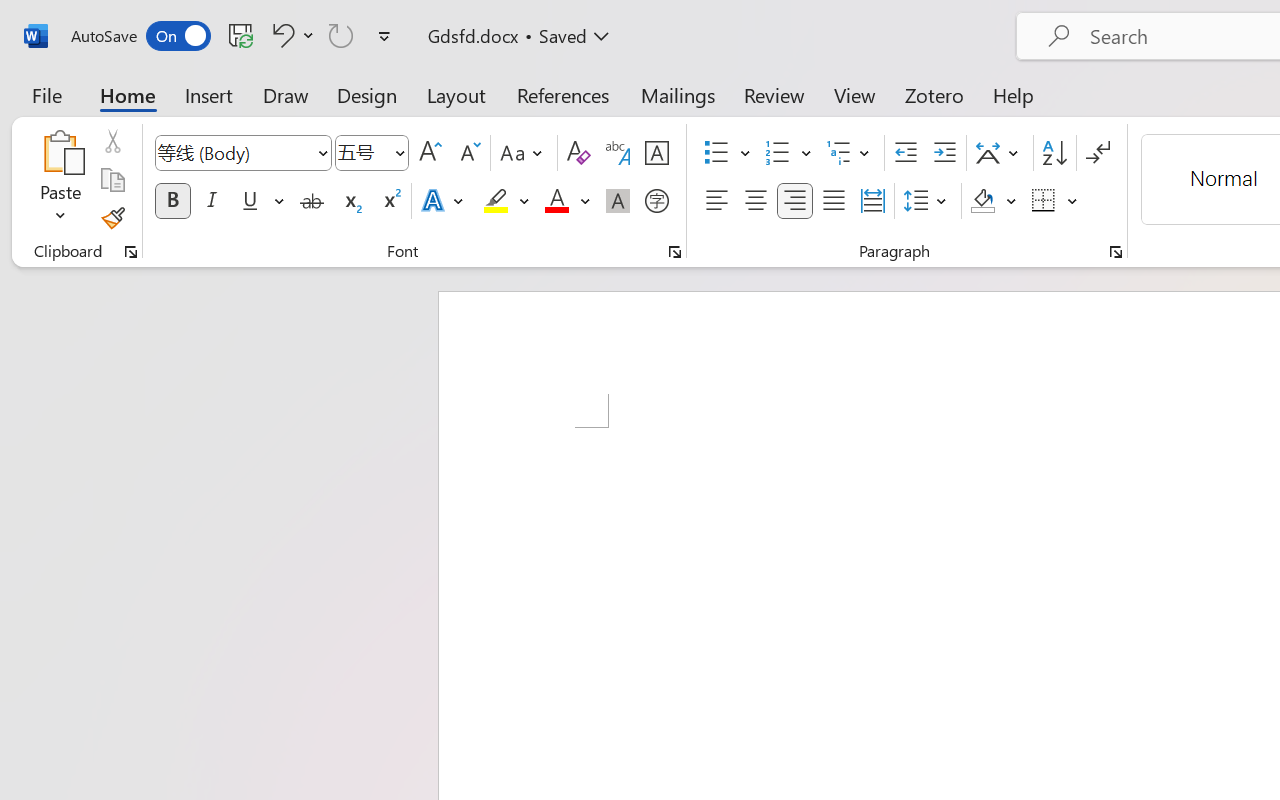 The image size is (1280, 800). What do you see at coordinates (341, 34) in the screenshot?
I see `'Can'` at bounding box center [341, 34].